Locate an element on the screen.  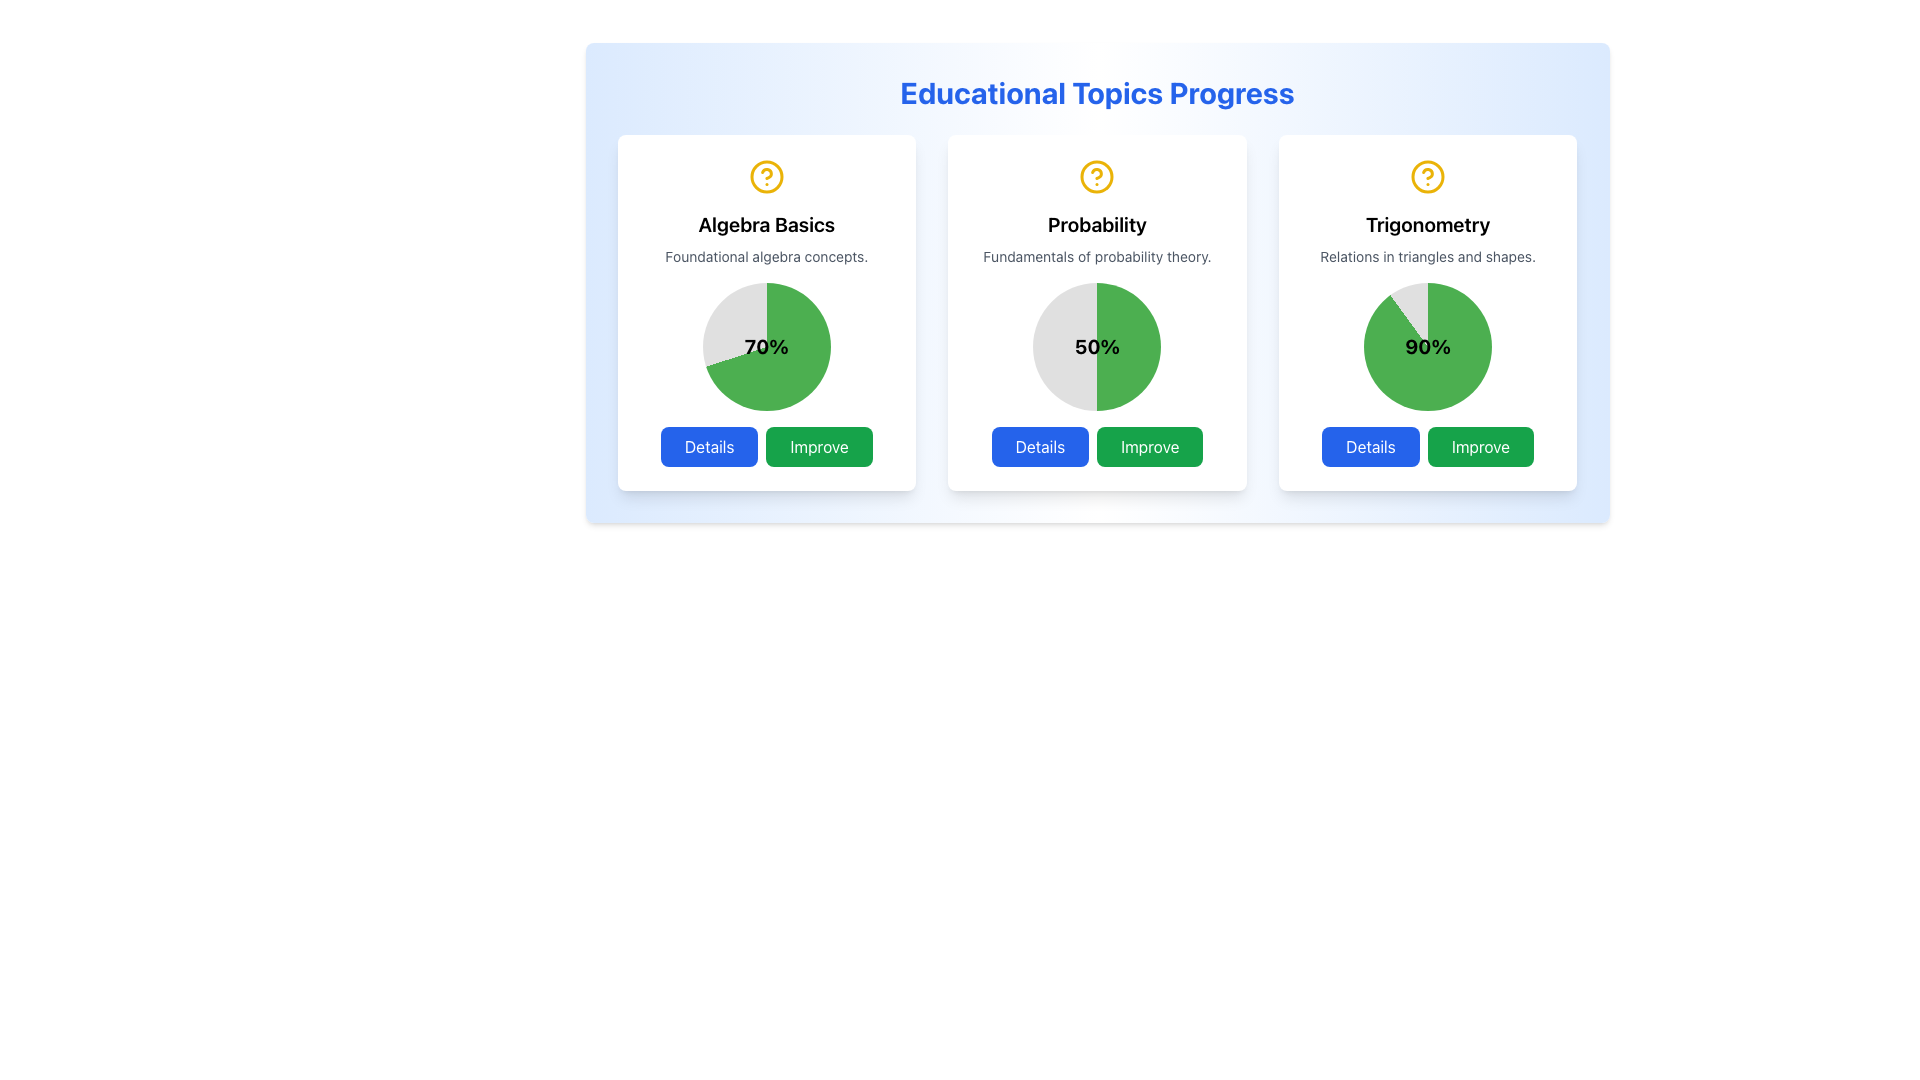
the area surrounding the text content that displays the progress percentage of the 'Probability' topic, which is located at the center of the circular progress indicator within the 'Probability' card is located at coordinates (1096, 346).